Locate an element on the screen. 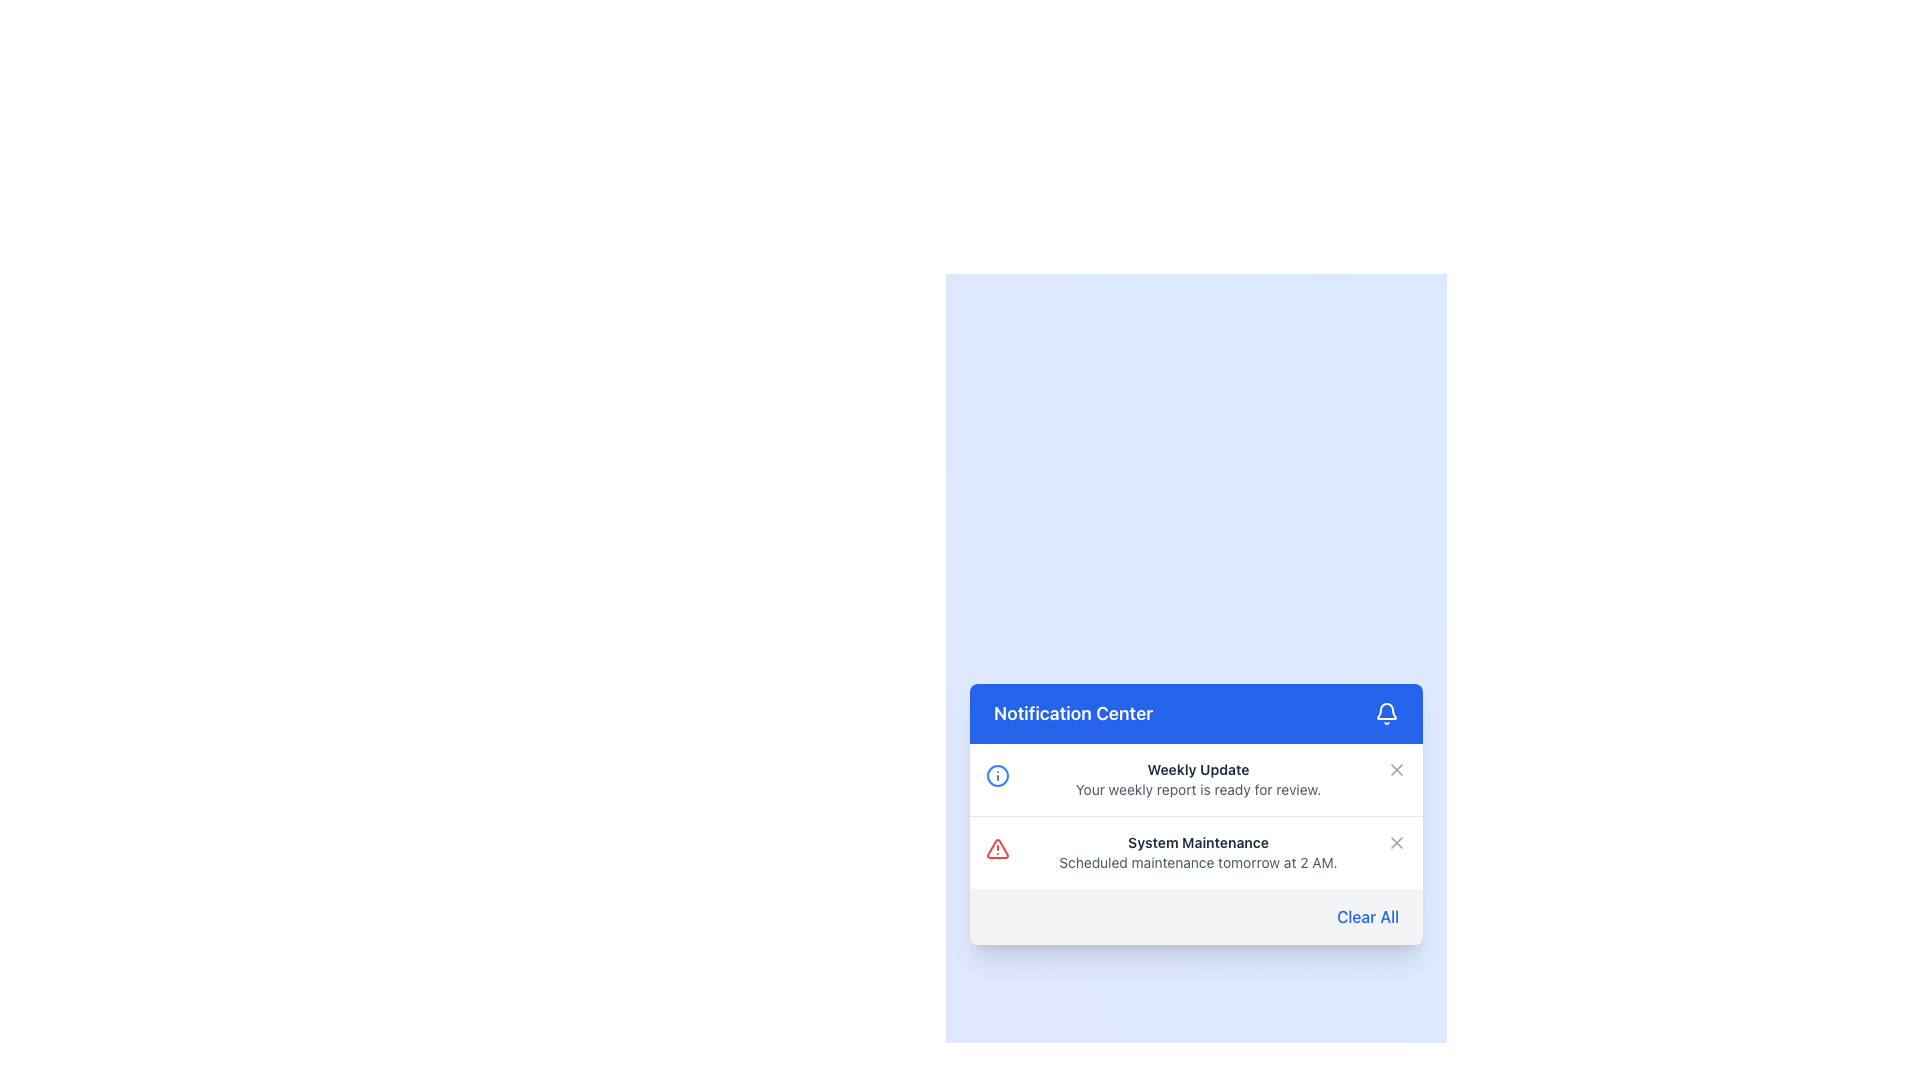 The width and height of the screenshot is (1920, 1080). the hyperlink located at the bottom-right corner of the notification menu is located at coordinates (1367, 916).